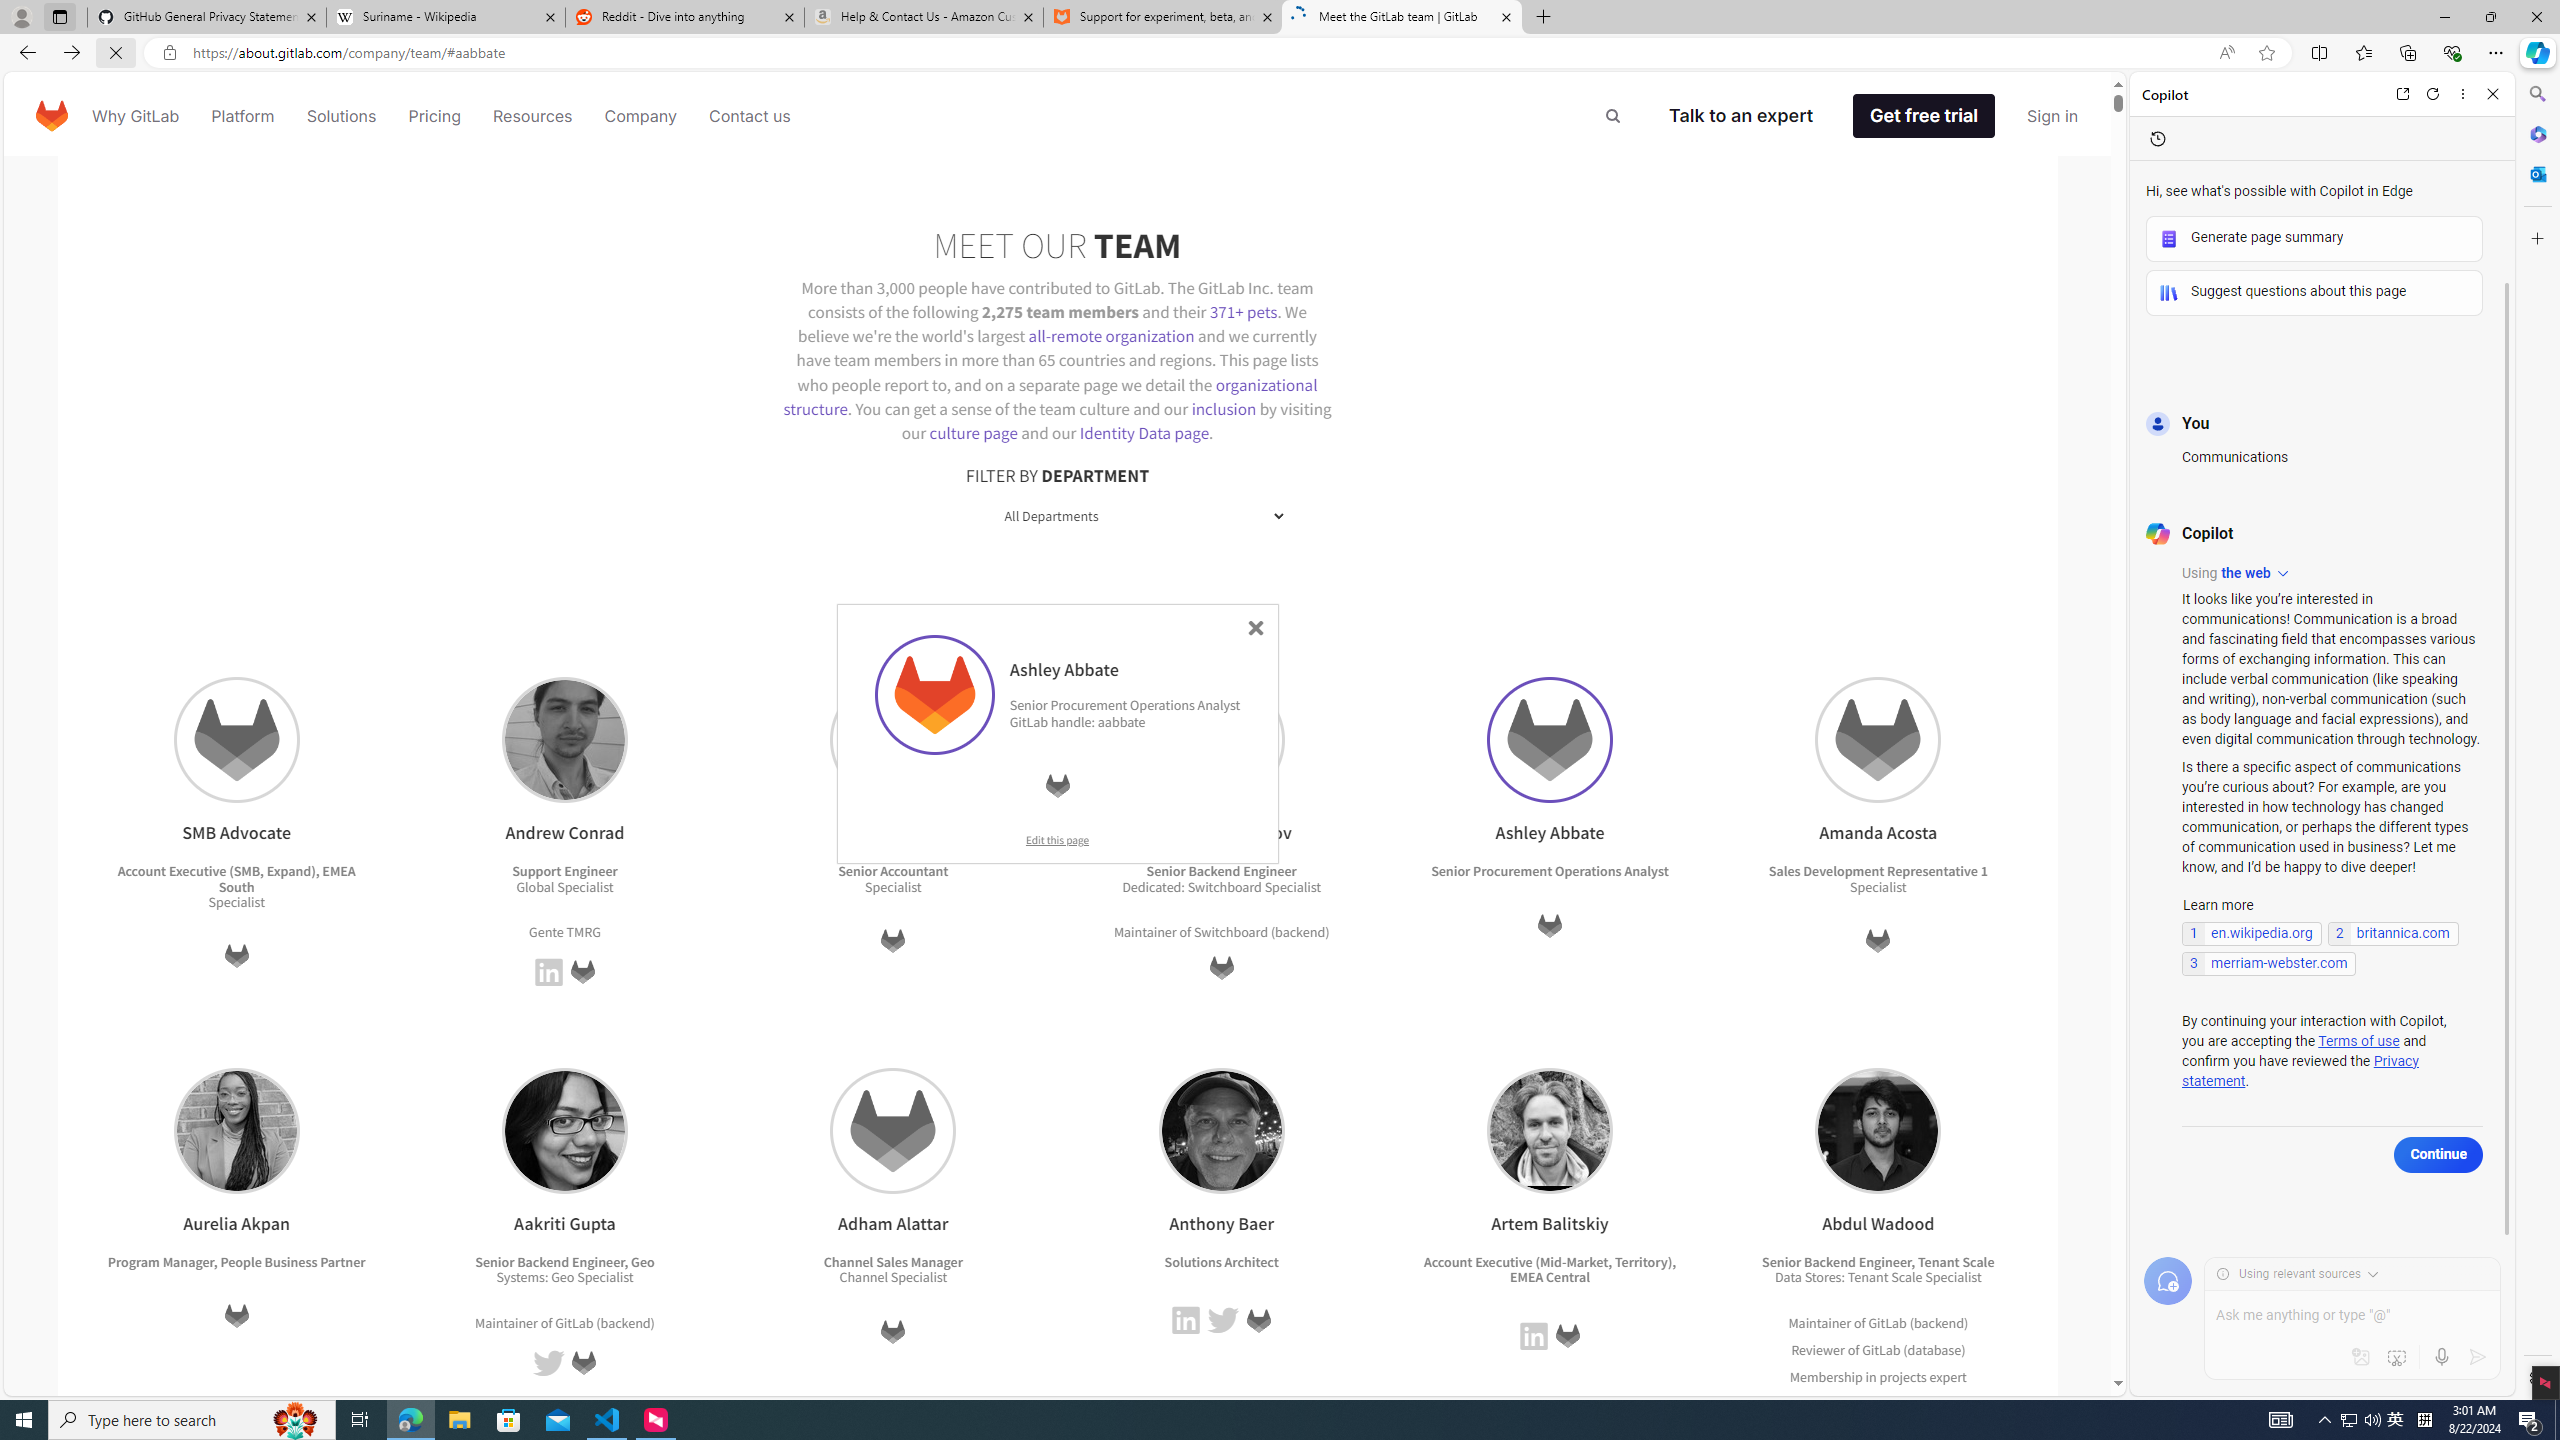  I want to click on 'Company', so click(640, 114).